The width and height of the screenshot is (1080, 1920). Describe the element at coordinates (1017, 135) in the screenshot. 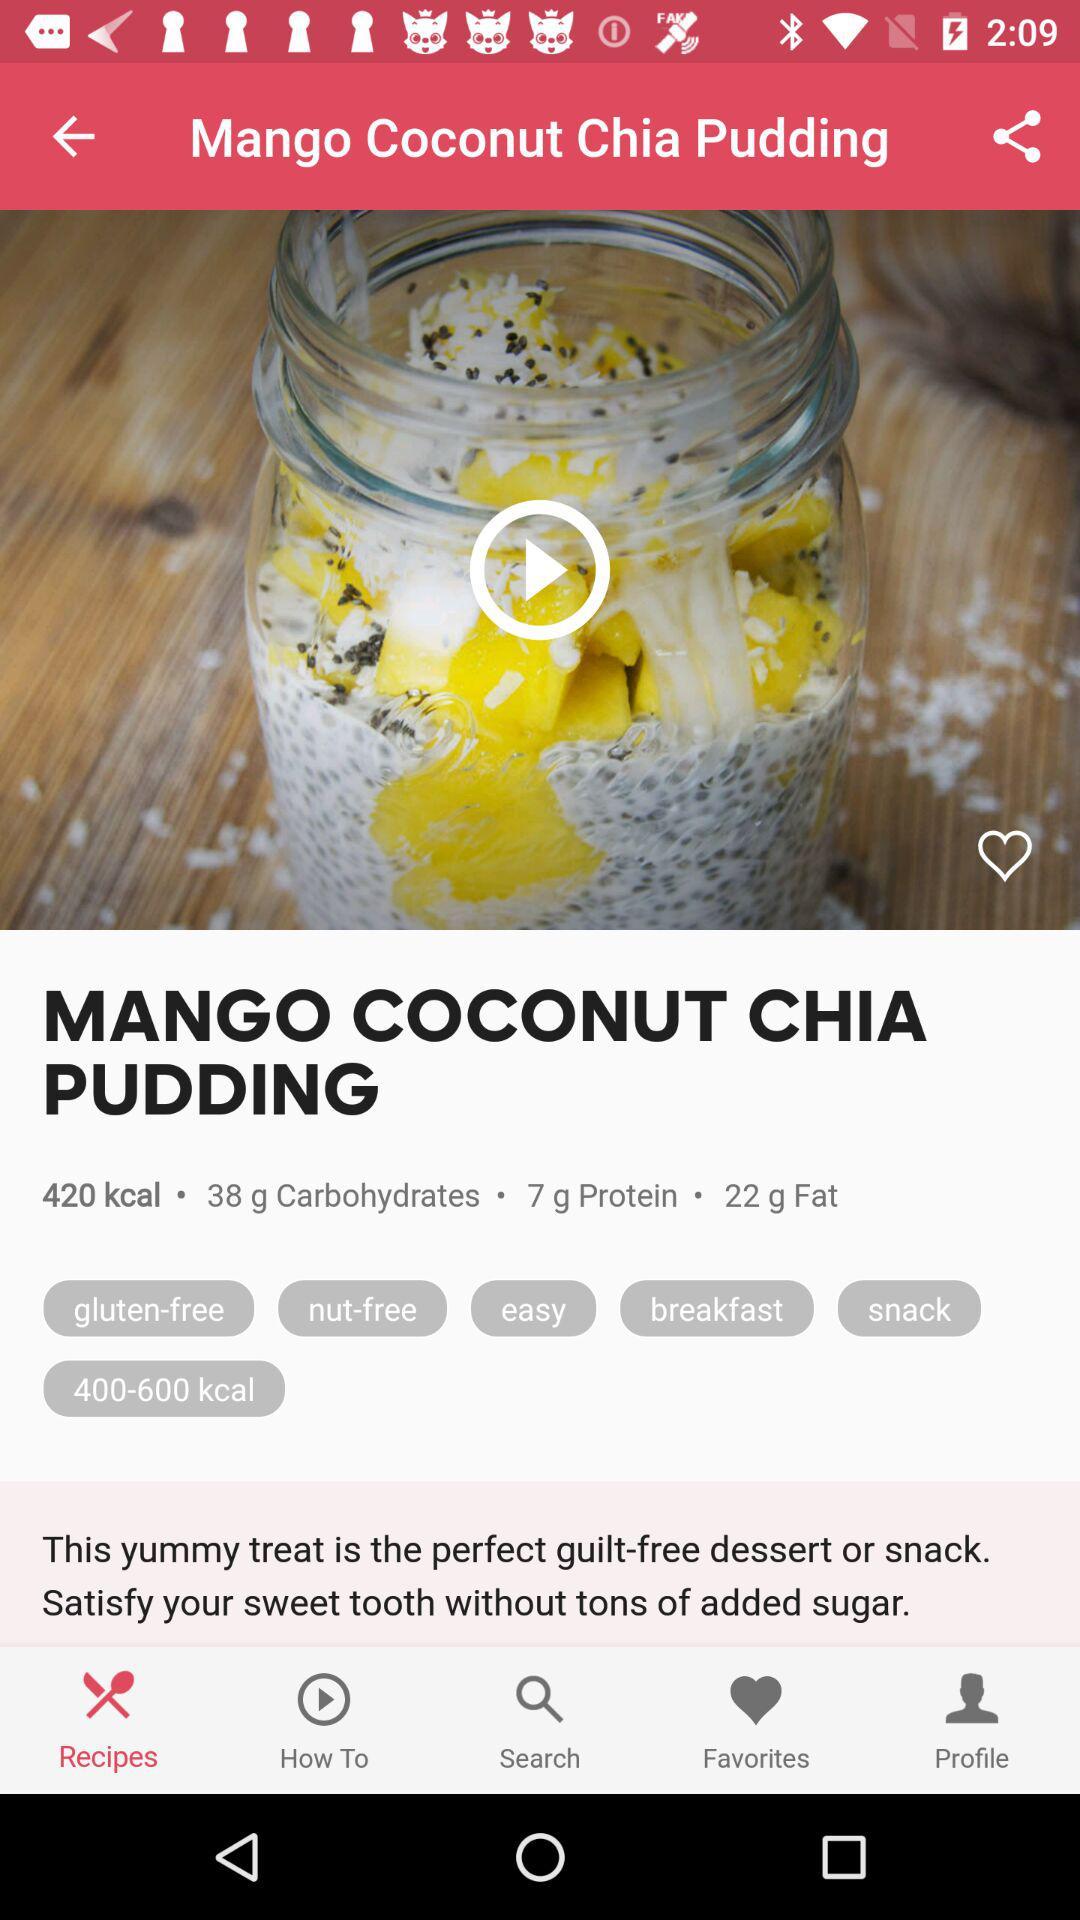

I see `icon at the top right corner` at that location.